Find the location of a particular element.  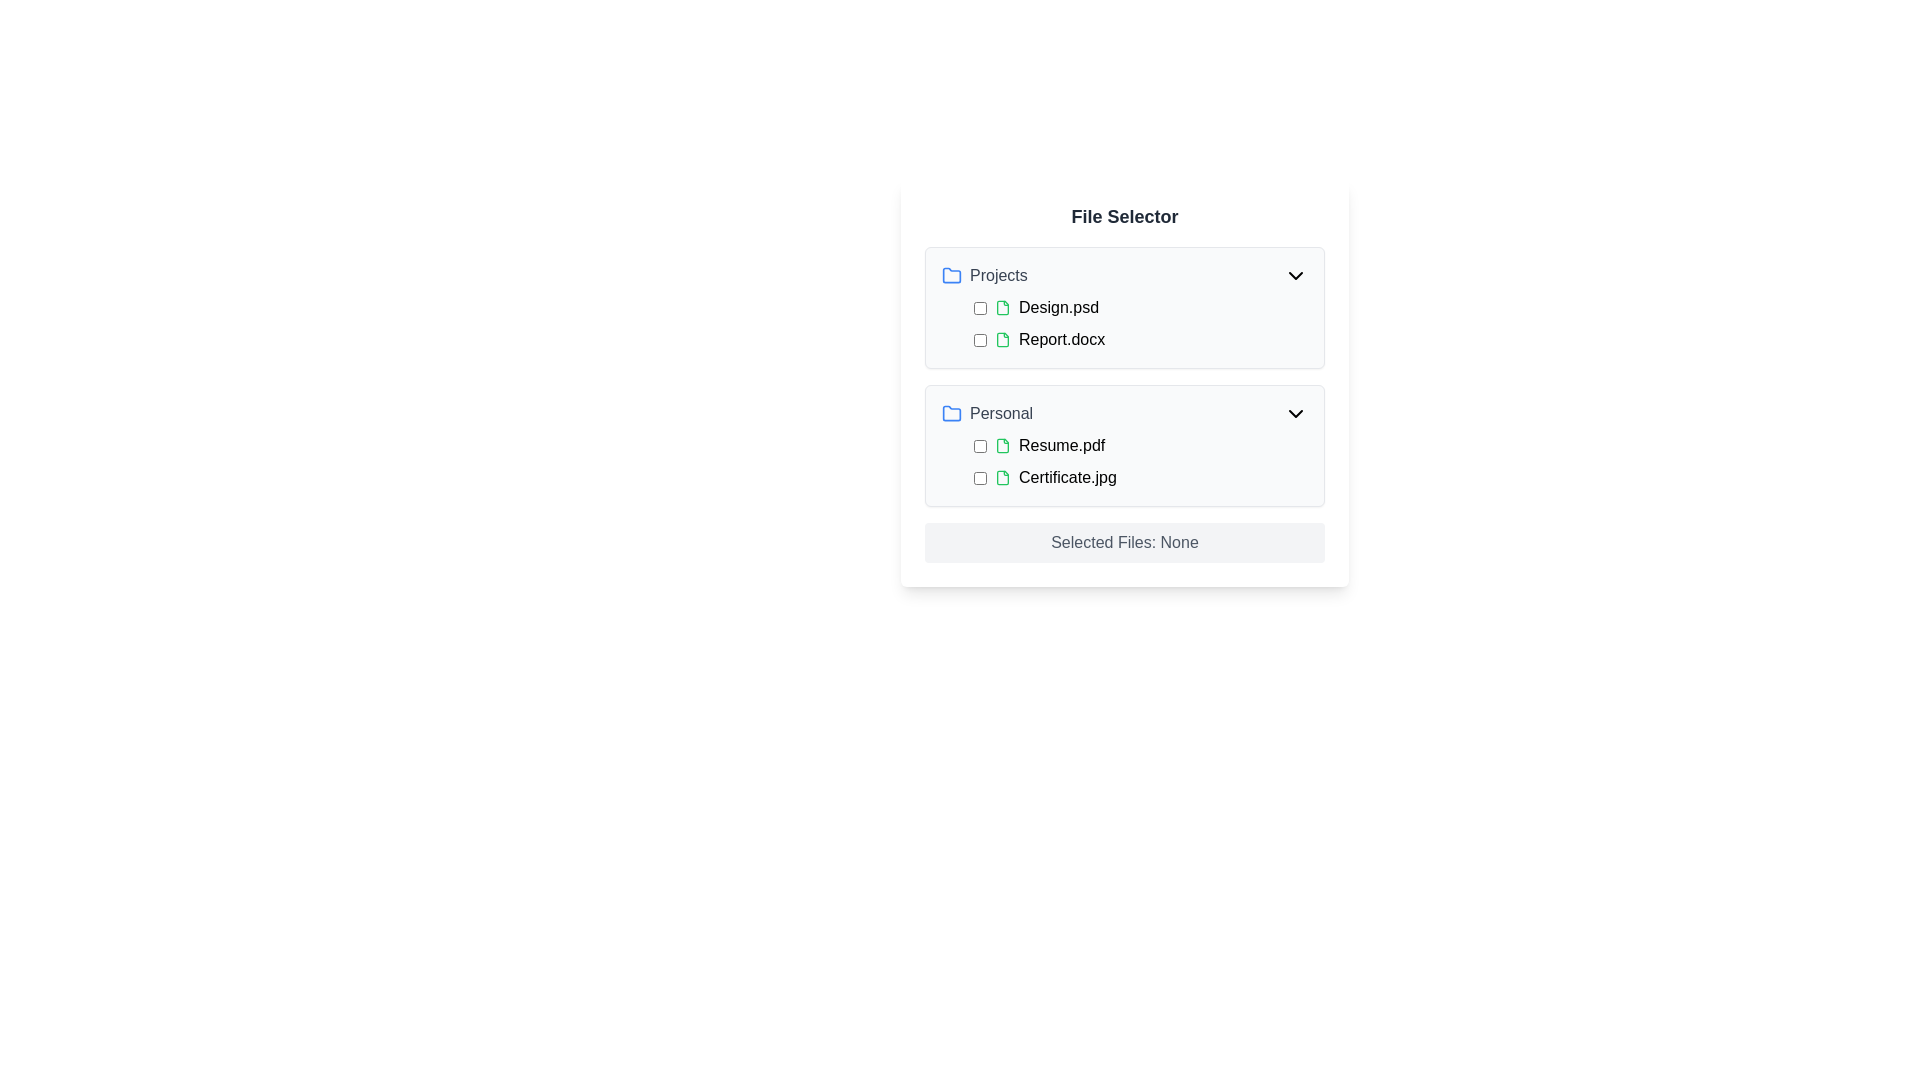

the file name 'Certificate.jpg' is located at coordinates (1141, 478).